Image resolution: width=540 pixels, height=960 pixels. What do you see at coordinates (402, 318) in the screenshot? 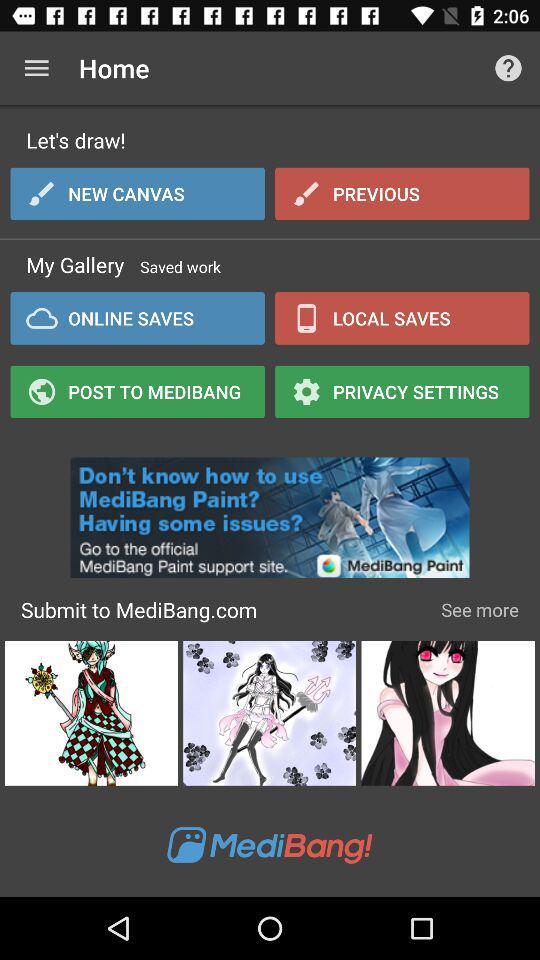
I see `local saves icon` at bounding box center [402, 318].